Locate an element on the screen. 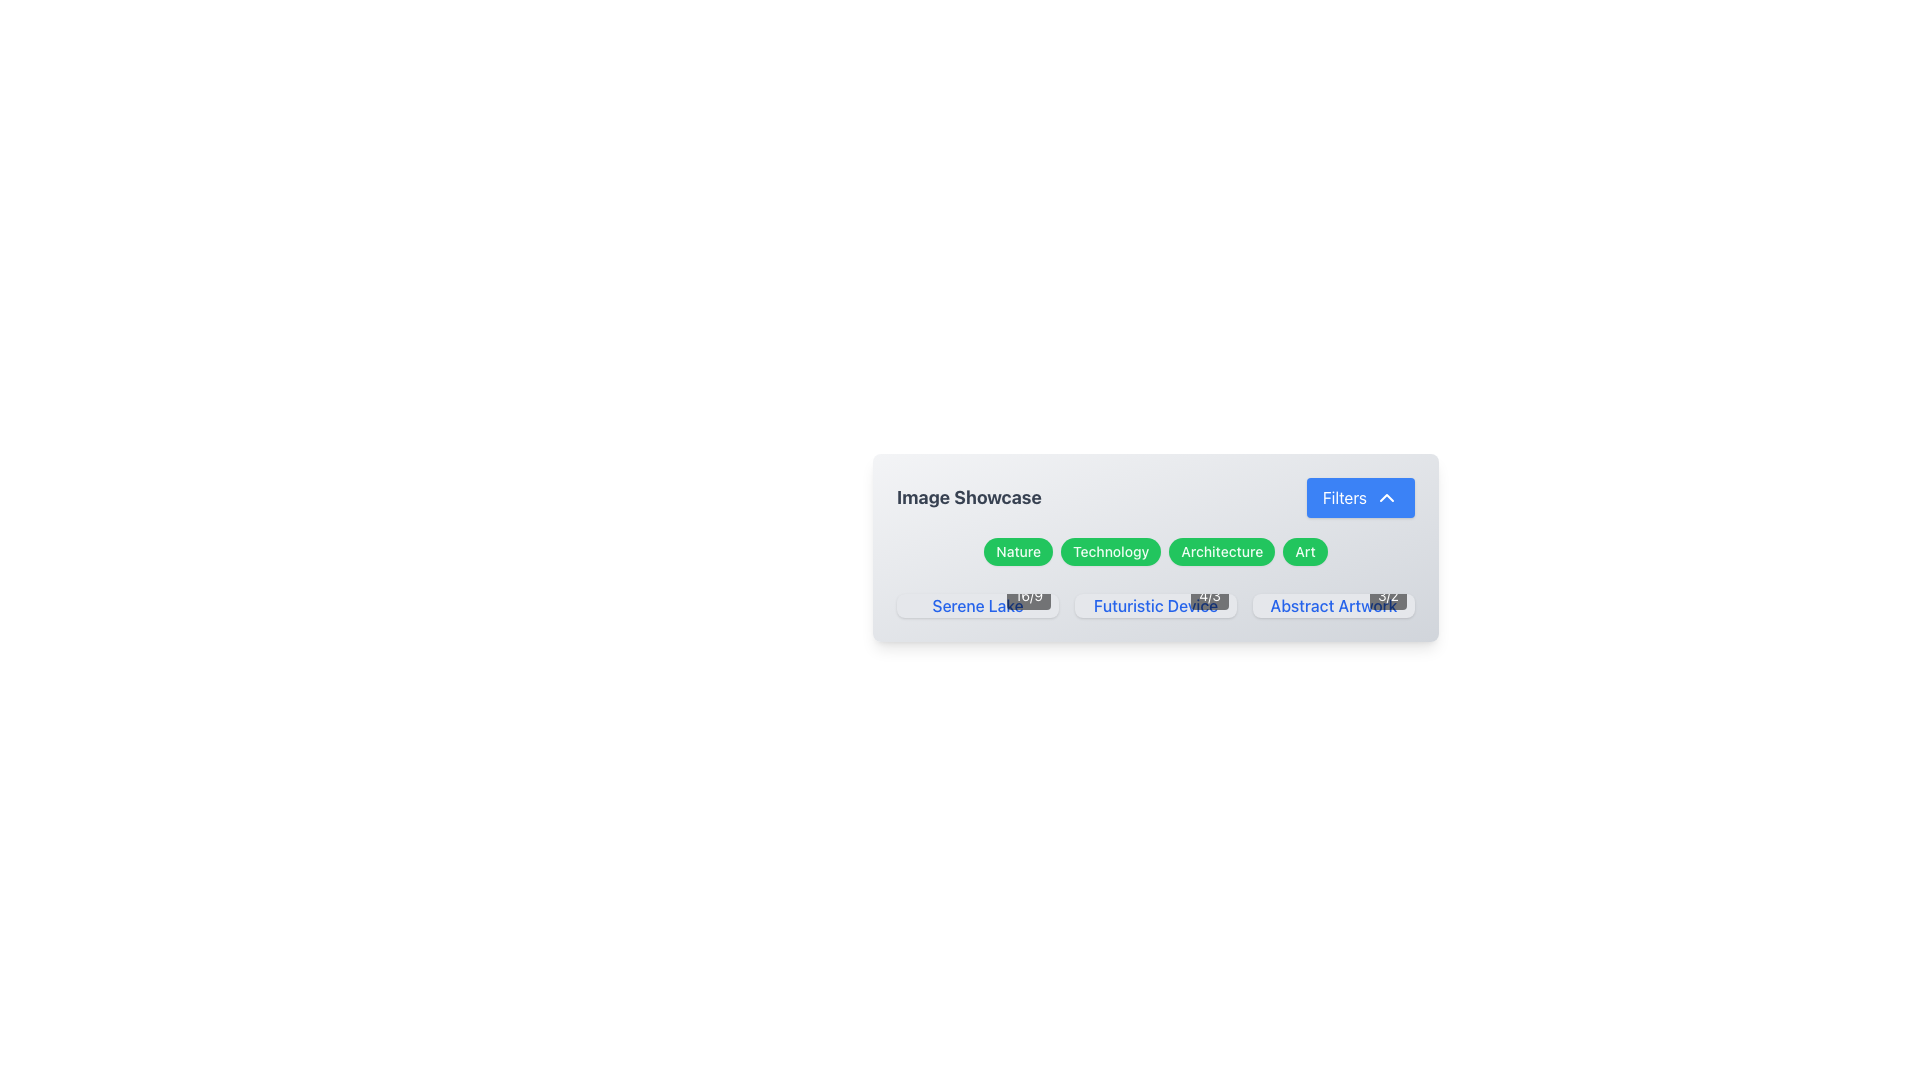 The width and height of the screenshot is (1920, 1080). the toggle button for the 'Technology' category, which is positioned to the right of the 'Nature' button and to the left of the 'Architecture' button in the category selection section below the 'Image Showcase' title is located at coordinates (1156, 547).